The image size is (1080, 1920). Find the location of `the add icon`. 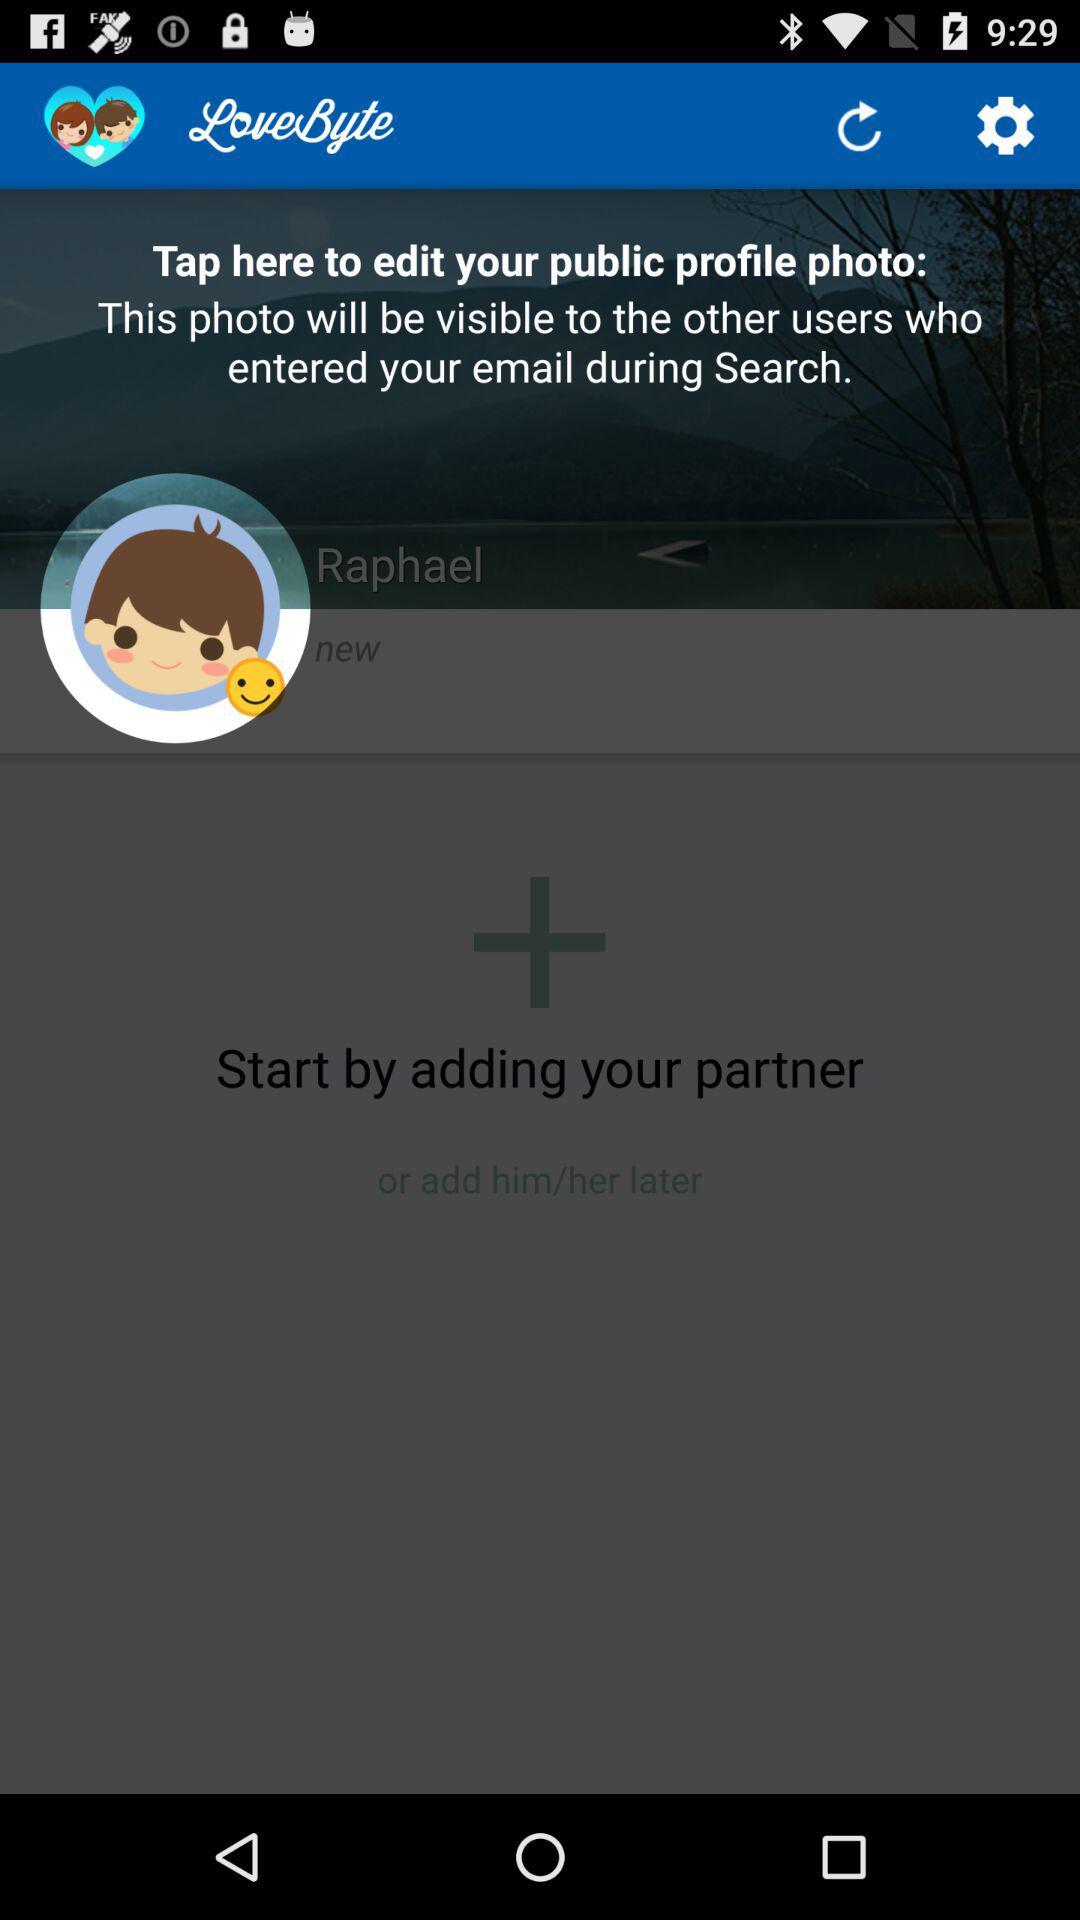

the add icon is located at coordinates (538, 1008).